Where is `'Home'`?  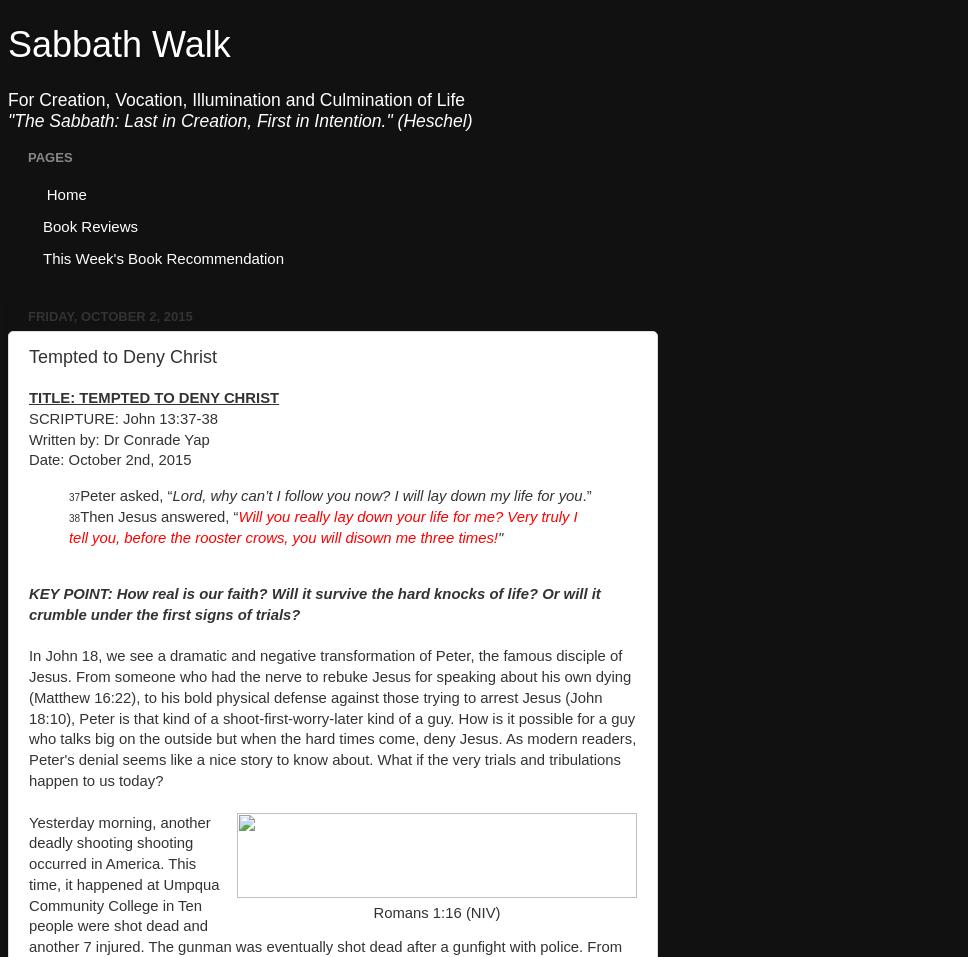 'Home' is located at coordinates (65, 192).